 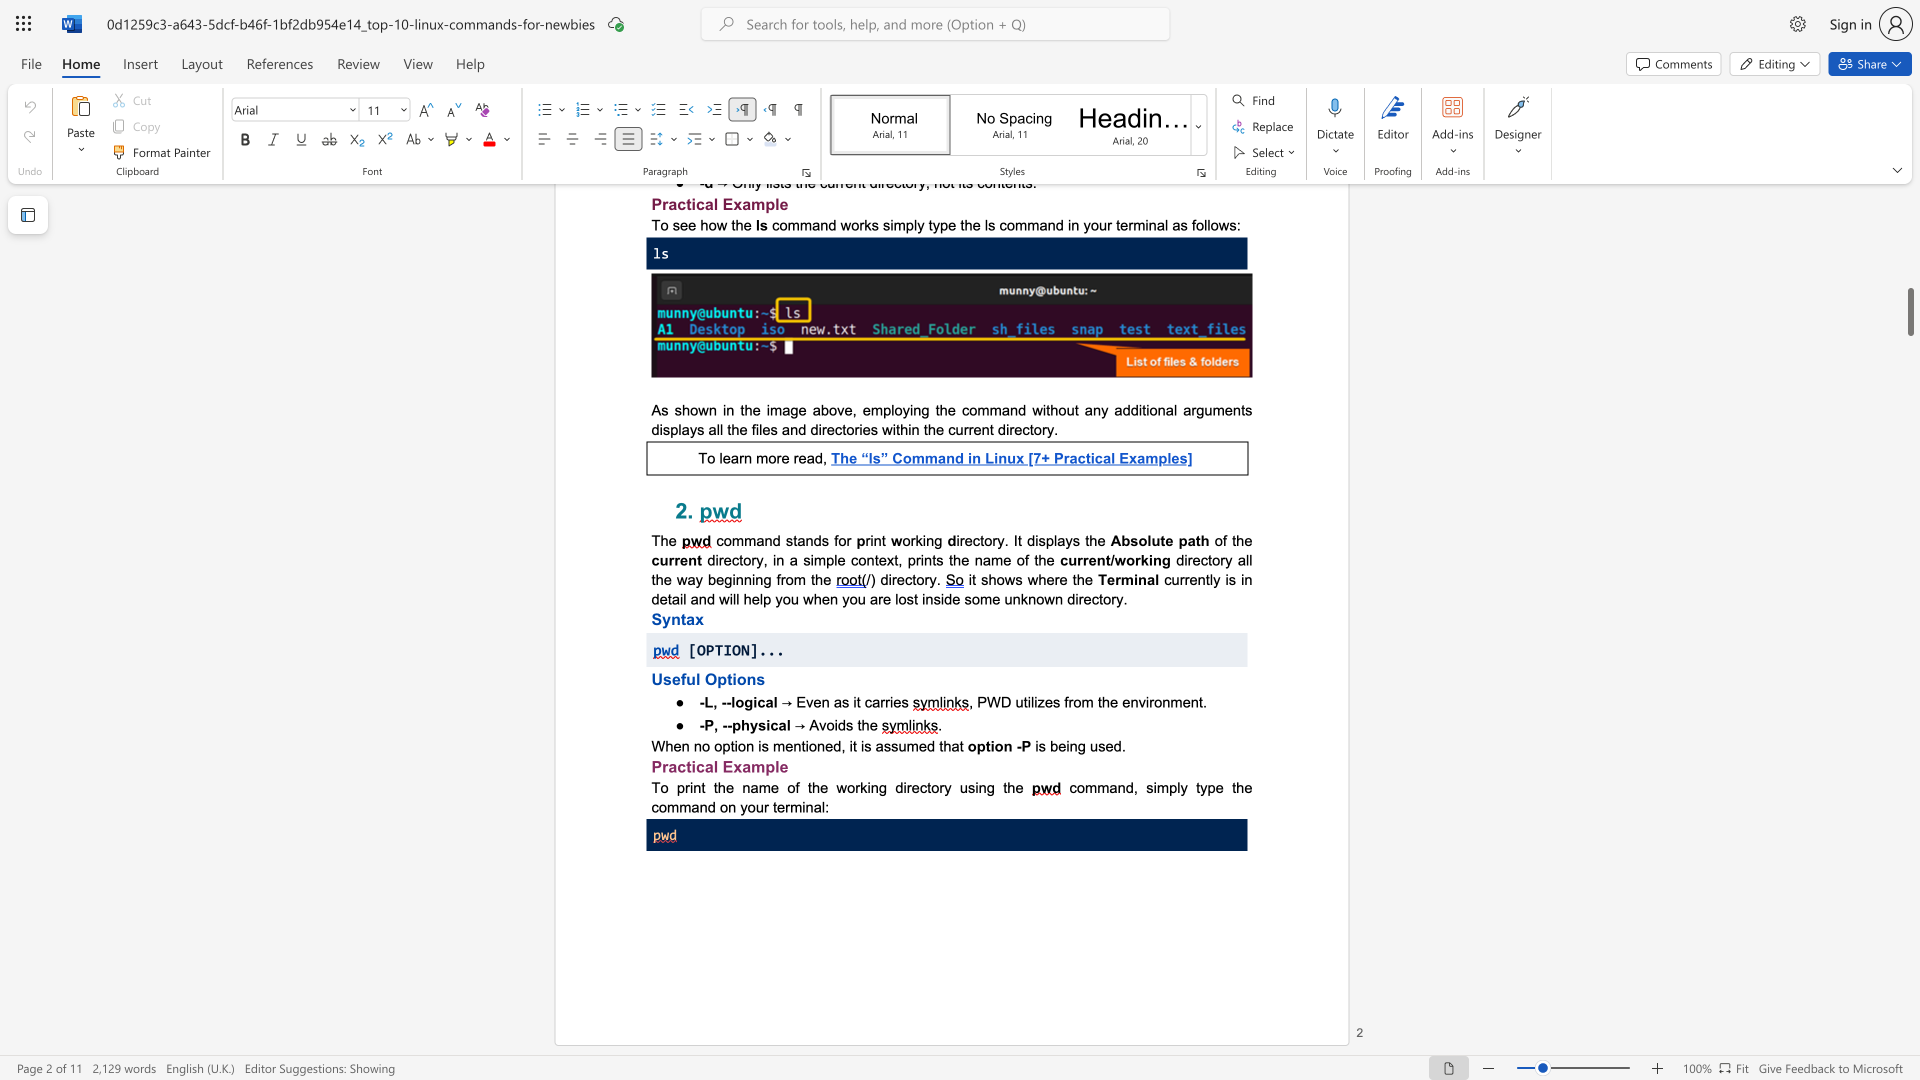 What do you see at coordinates (735, 650) in the screenshot?
I see `the 2th character "O" in the text` at bounding box center [735, 650].